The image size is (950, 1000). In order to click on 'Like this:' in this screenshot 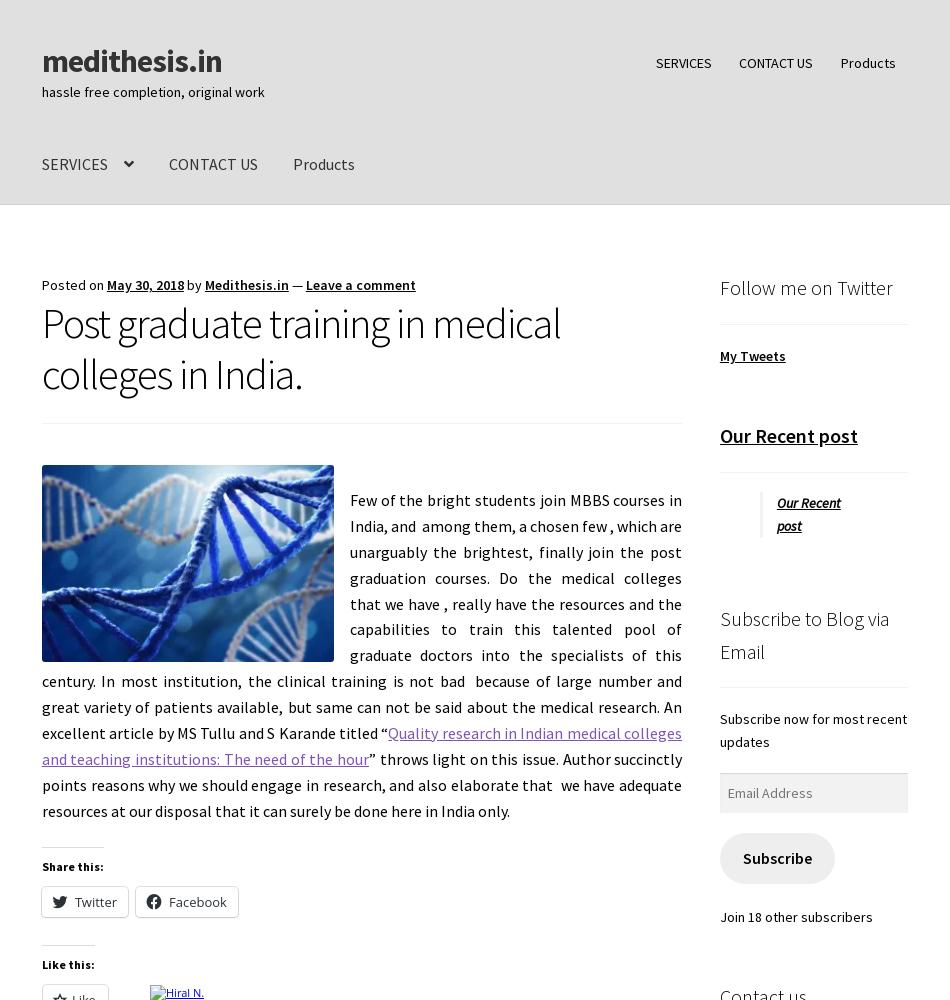, I will do `click(67, 962)`.